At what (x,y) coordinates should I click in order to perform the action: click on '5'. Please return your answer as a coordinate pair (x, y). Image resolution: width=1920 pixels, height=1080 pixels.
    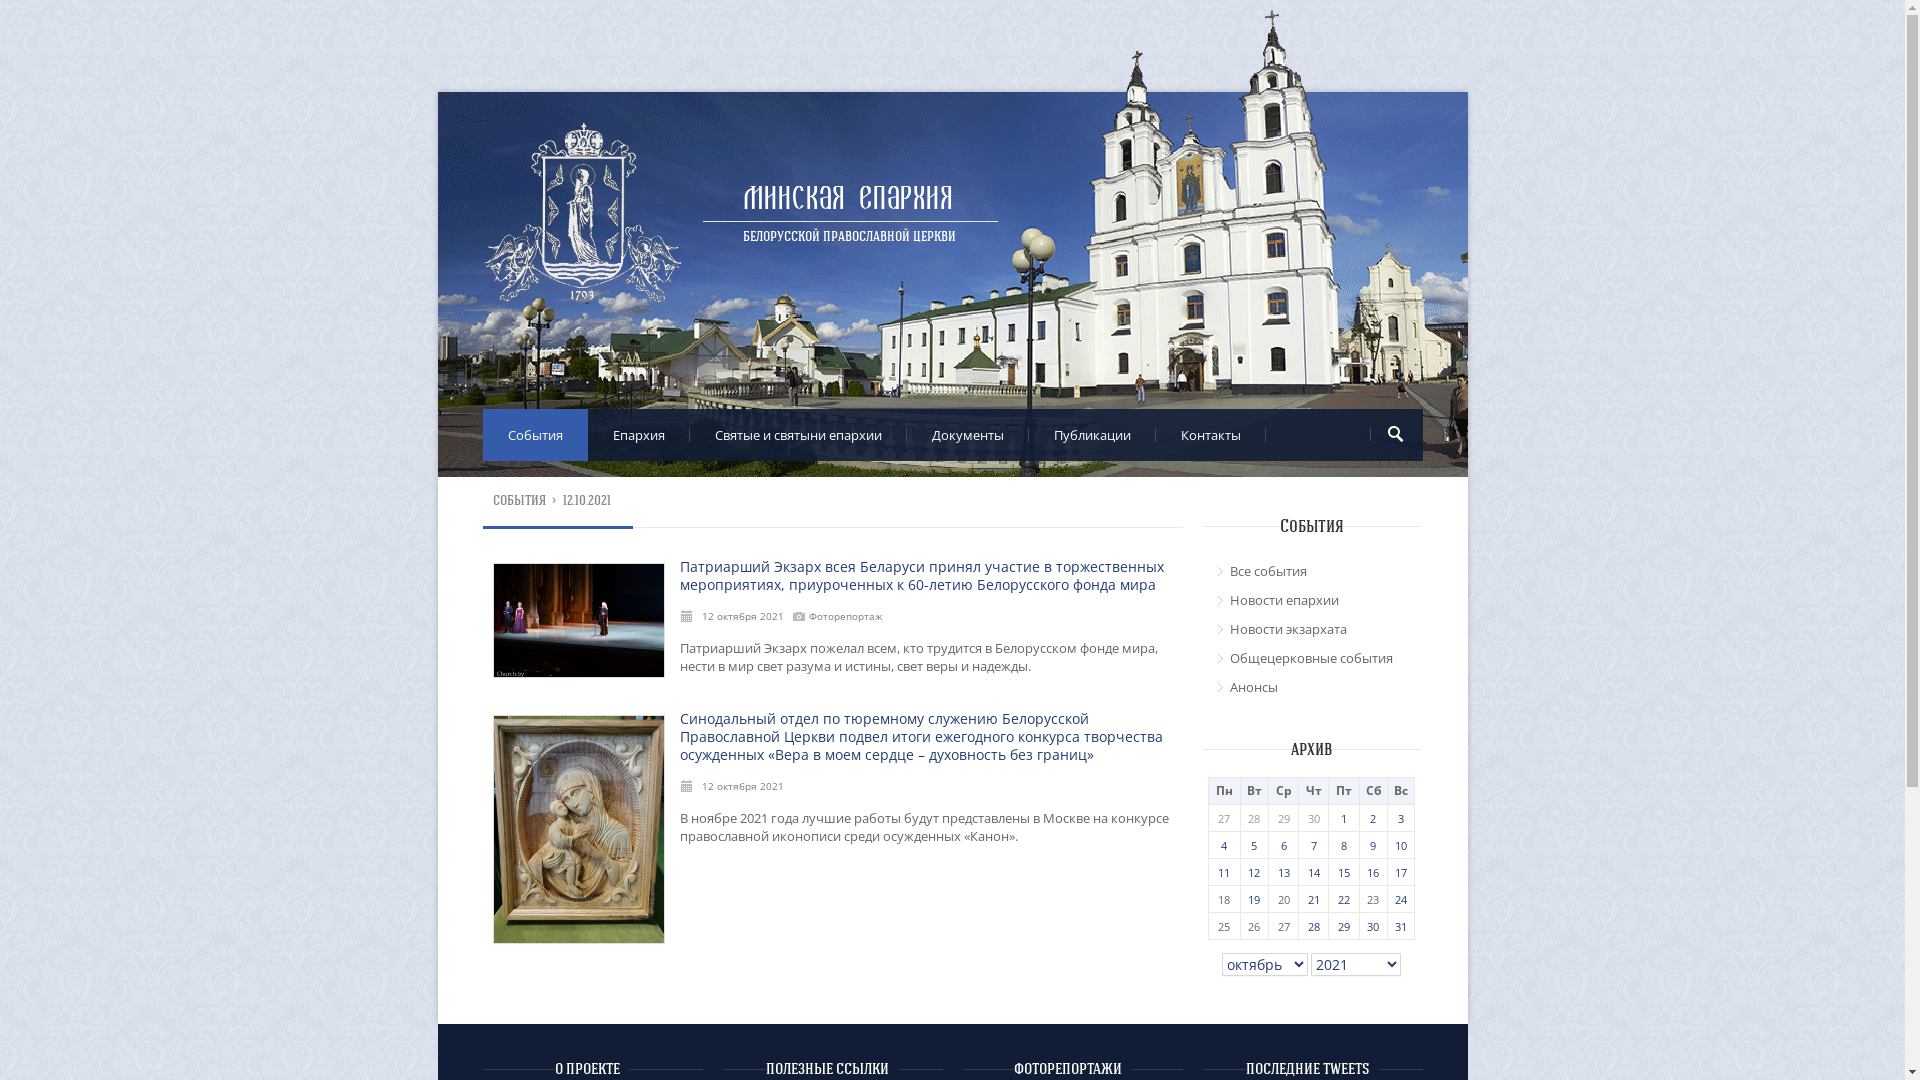
    Looking at the image, I should click on (1252, 845).